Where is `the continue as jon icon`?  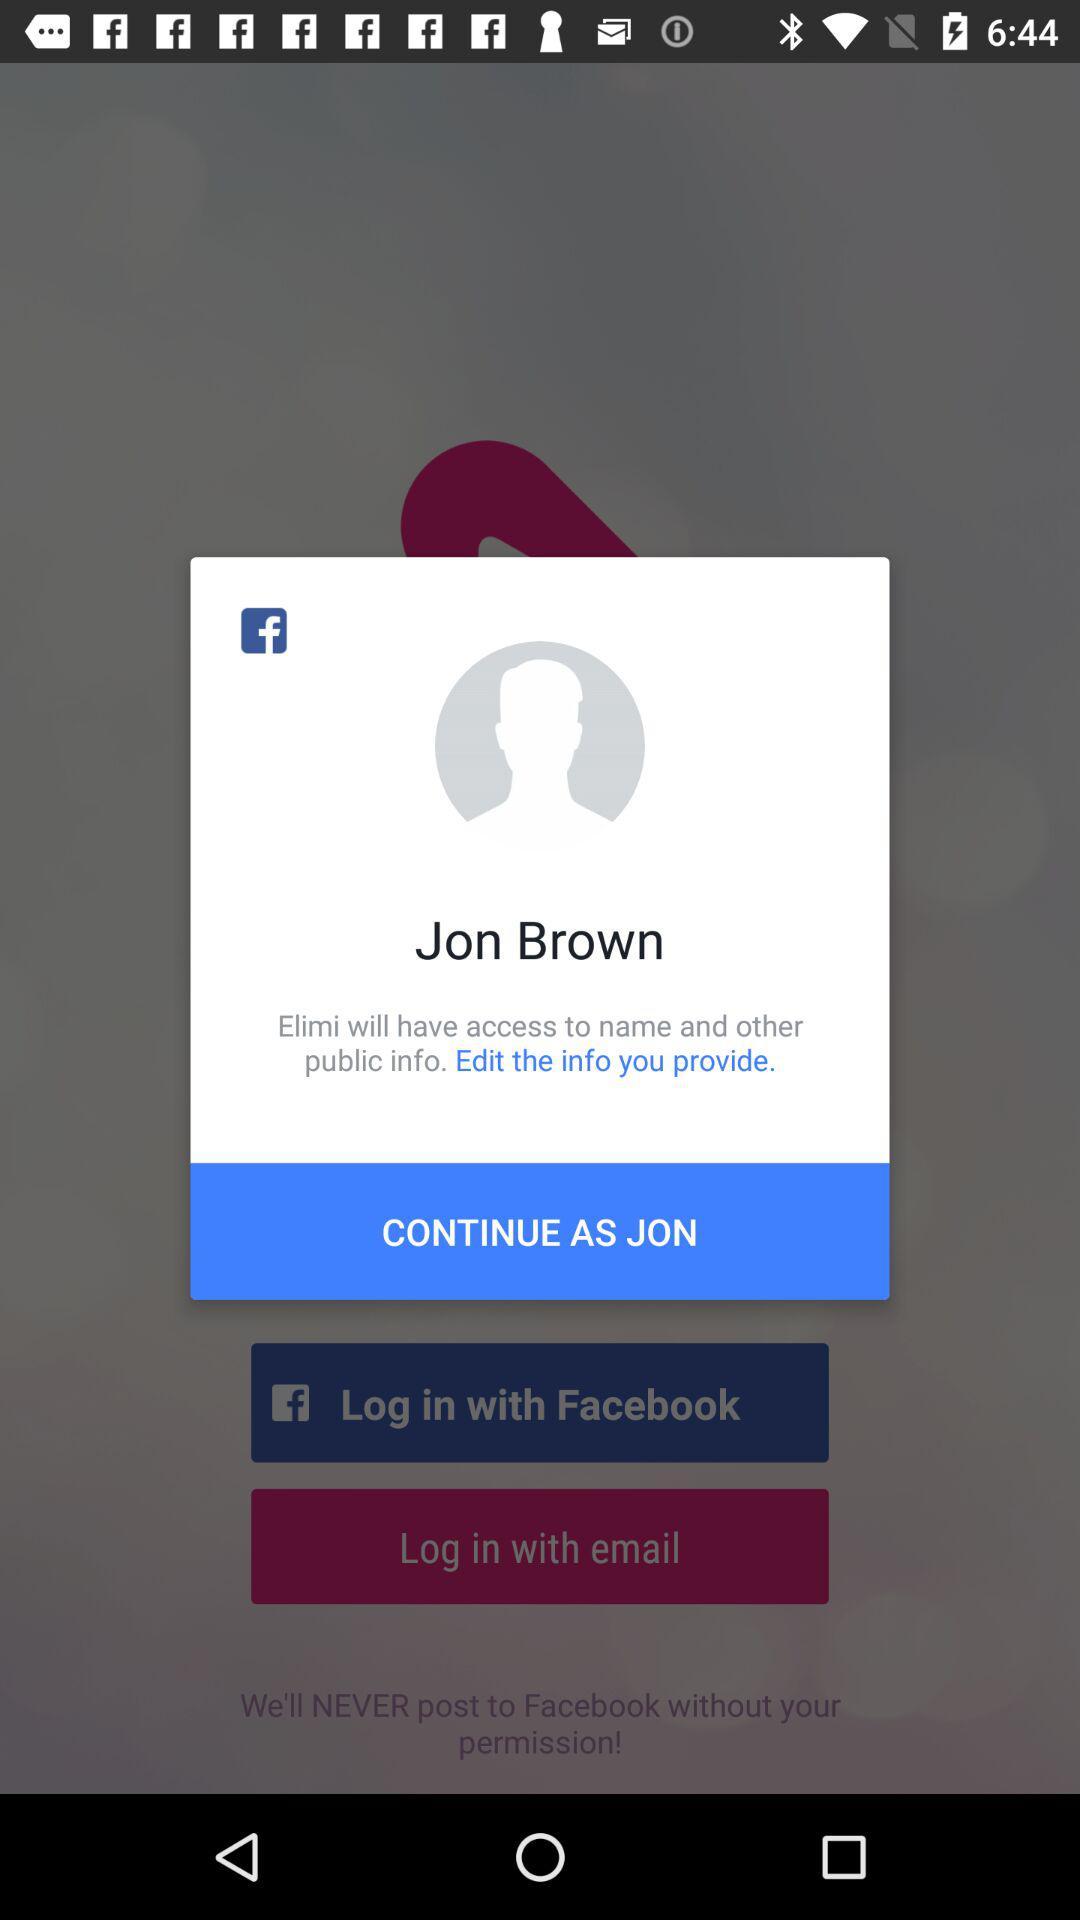 the continue as jon icon is located at coordinates (540, 1230).